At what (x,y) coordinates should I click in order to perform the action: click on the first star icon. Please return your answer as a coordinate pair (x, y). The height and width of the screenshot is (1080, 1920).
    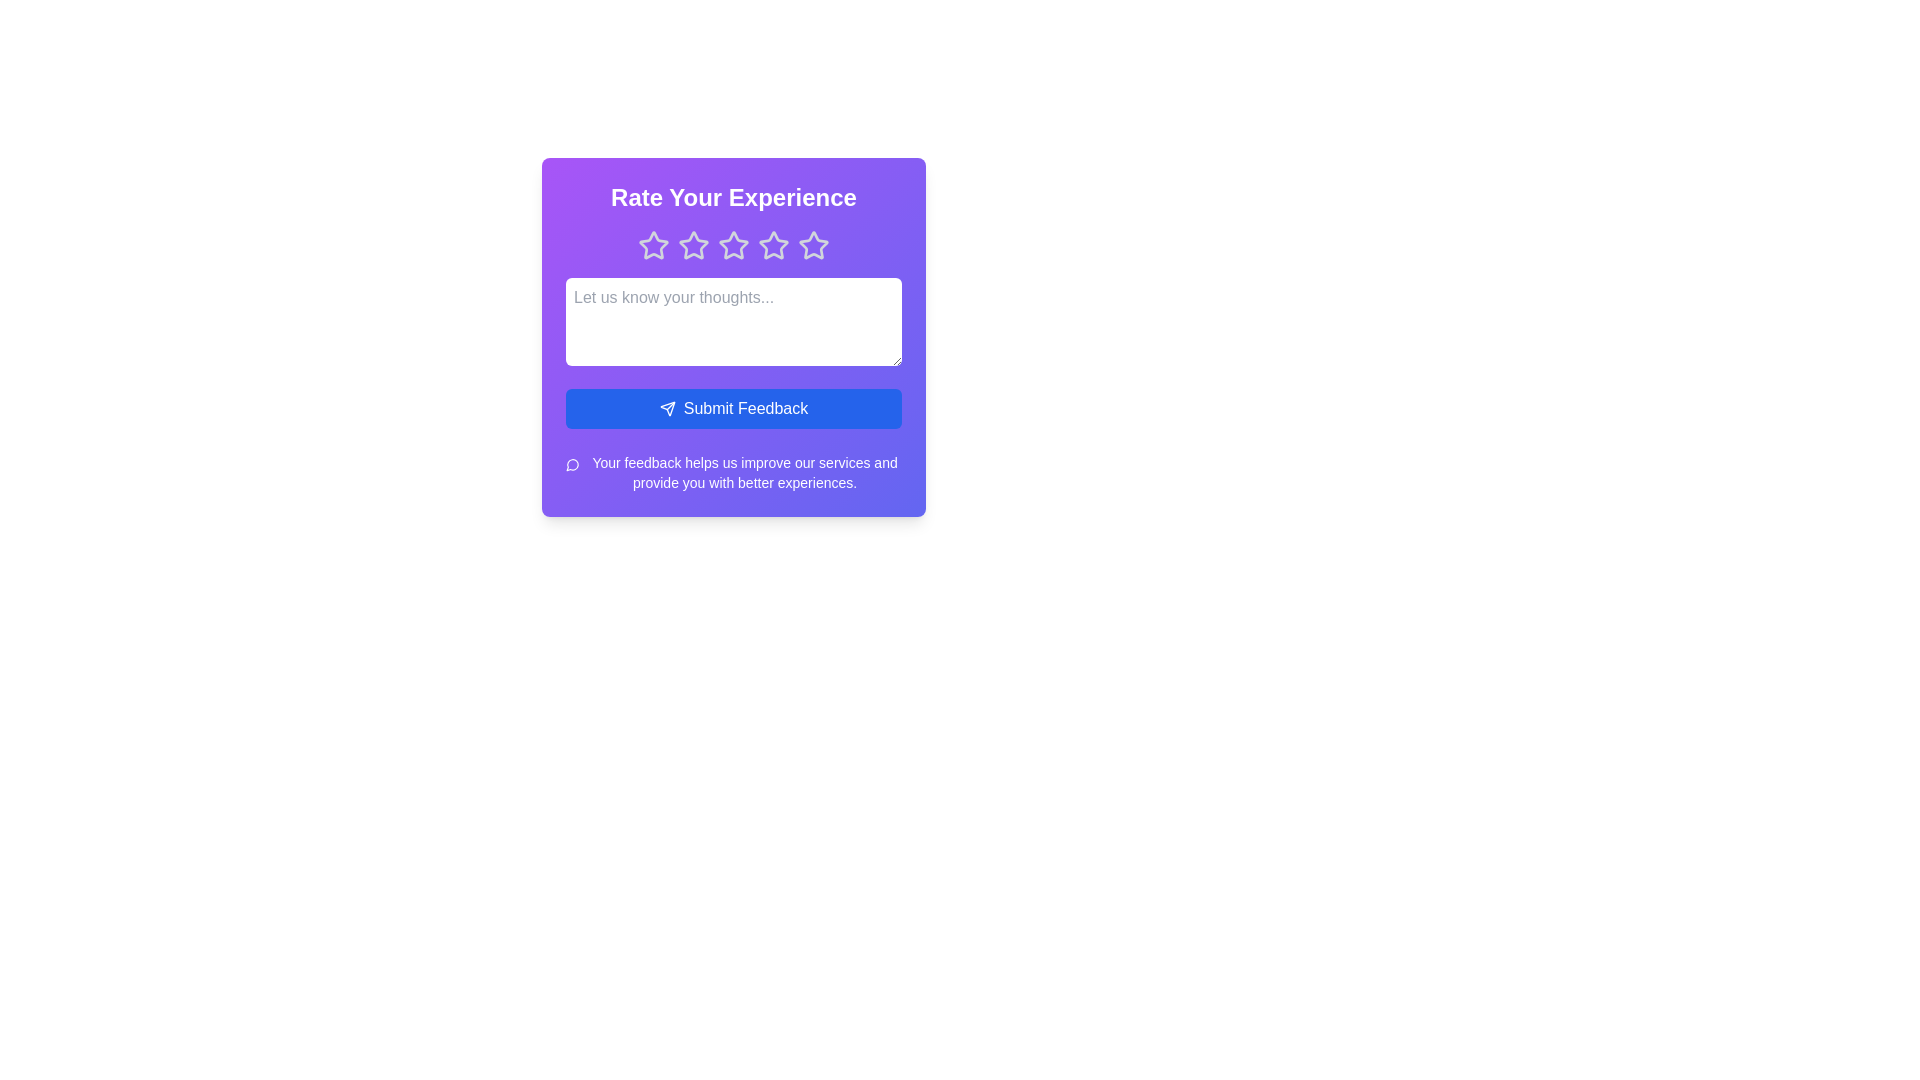
    Looking at the image, I should click on (653, 245).